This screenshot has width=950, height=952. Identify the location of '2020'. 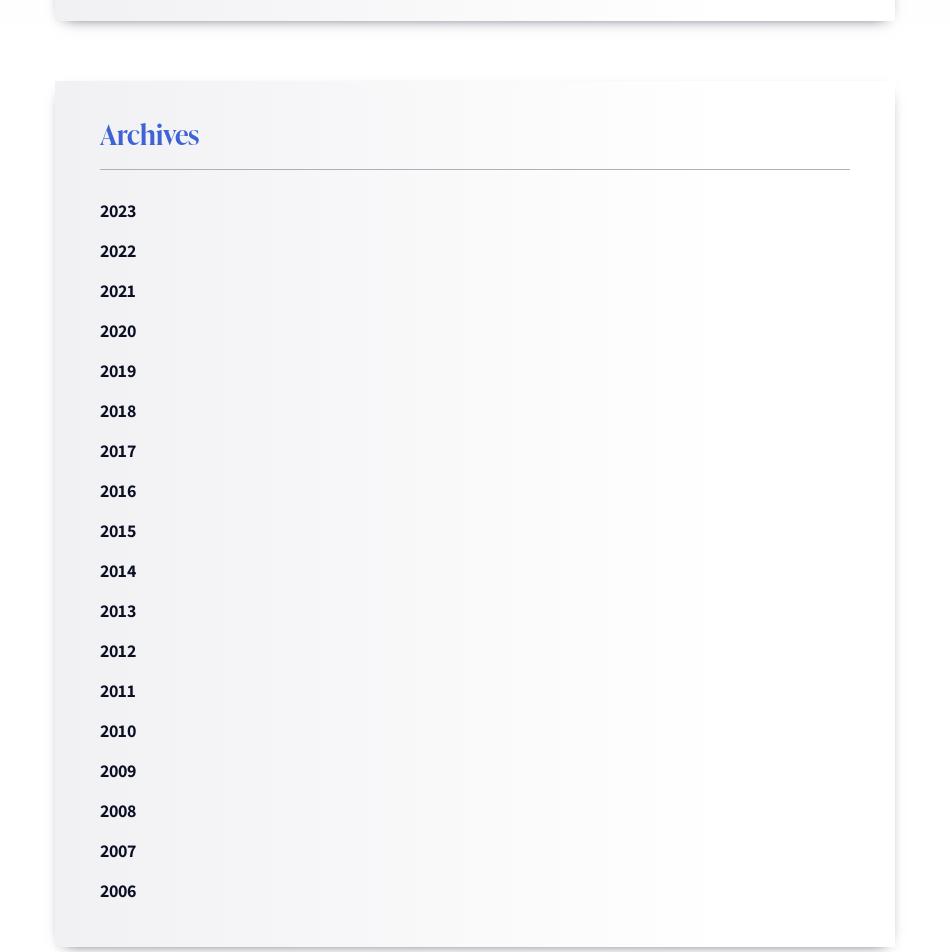
(117, 330).